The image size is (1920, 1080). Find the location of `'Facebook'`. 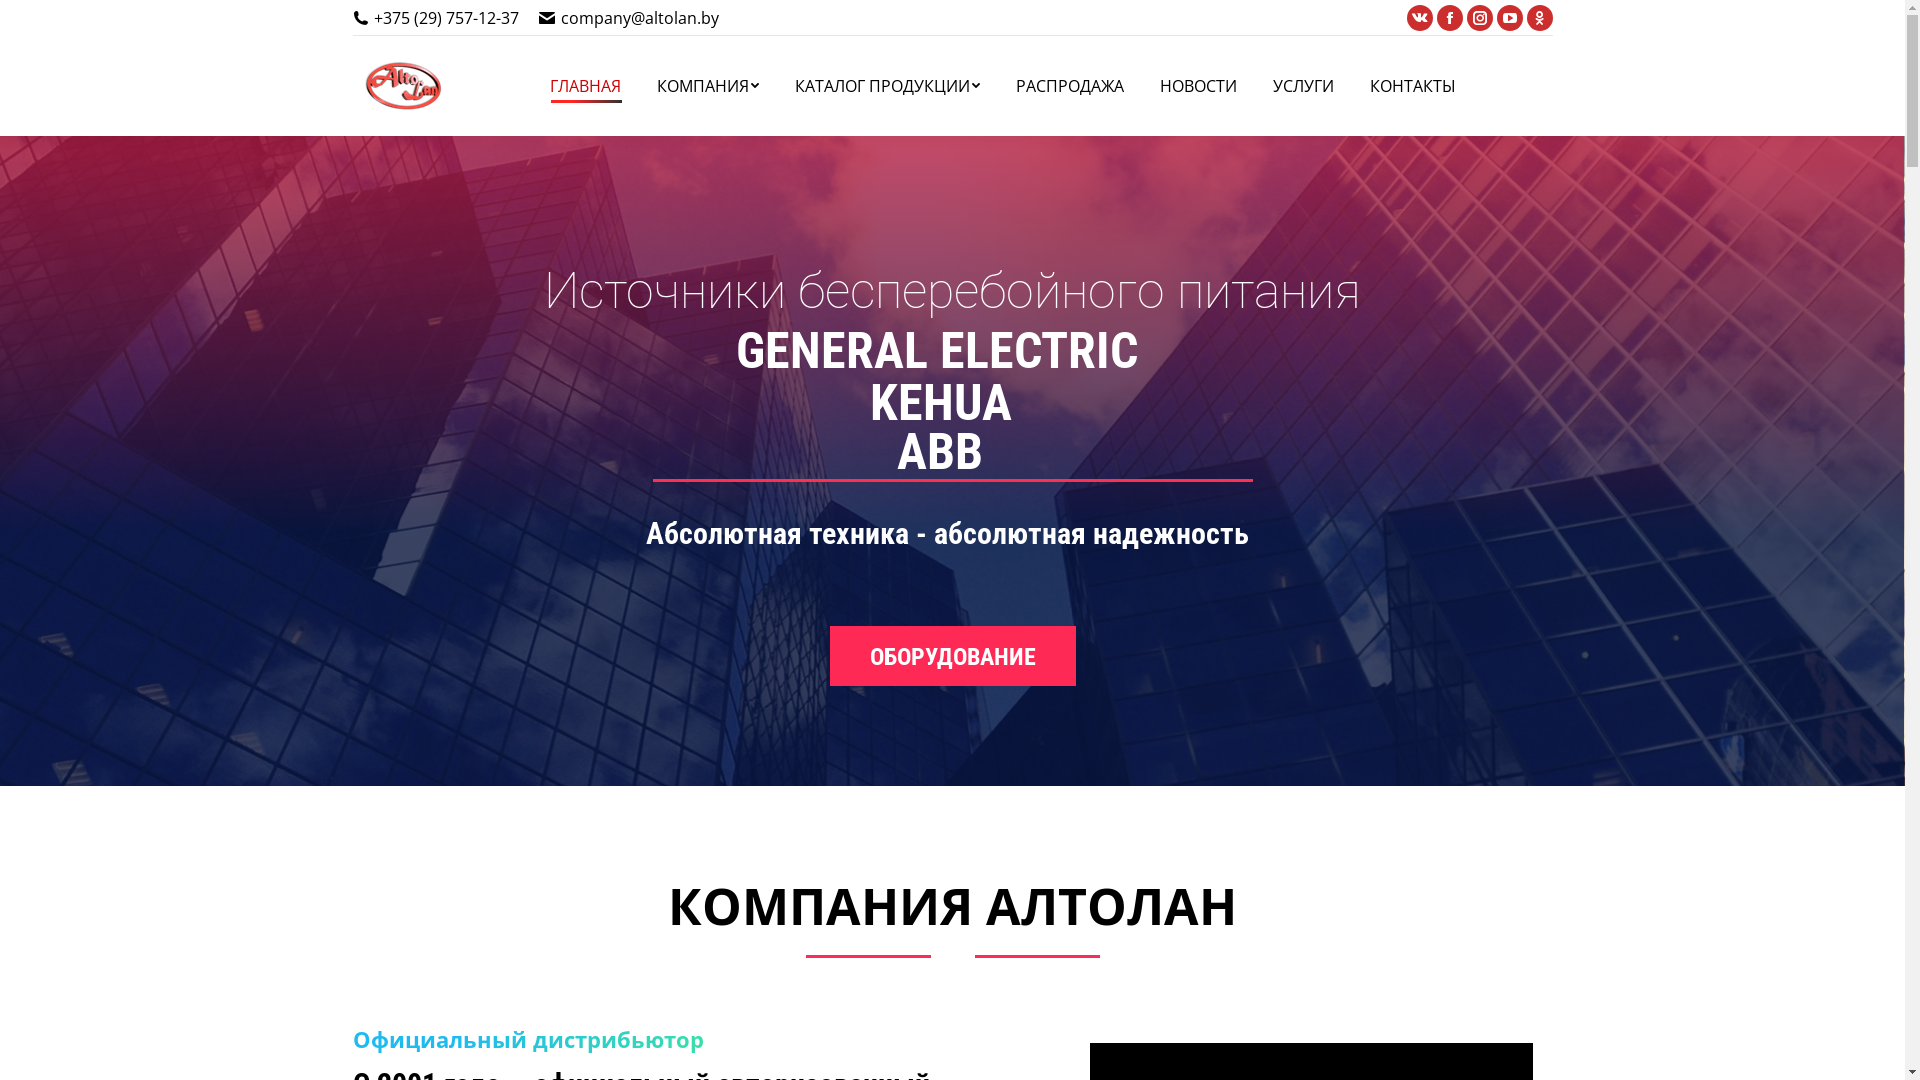

'Facebook' is located at coordinates (1449, 18).